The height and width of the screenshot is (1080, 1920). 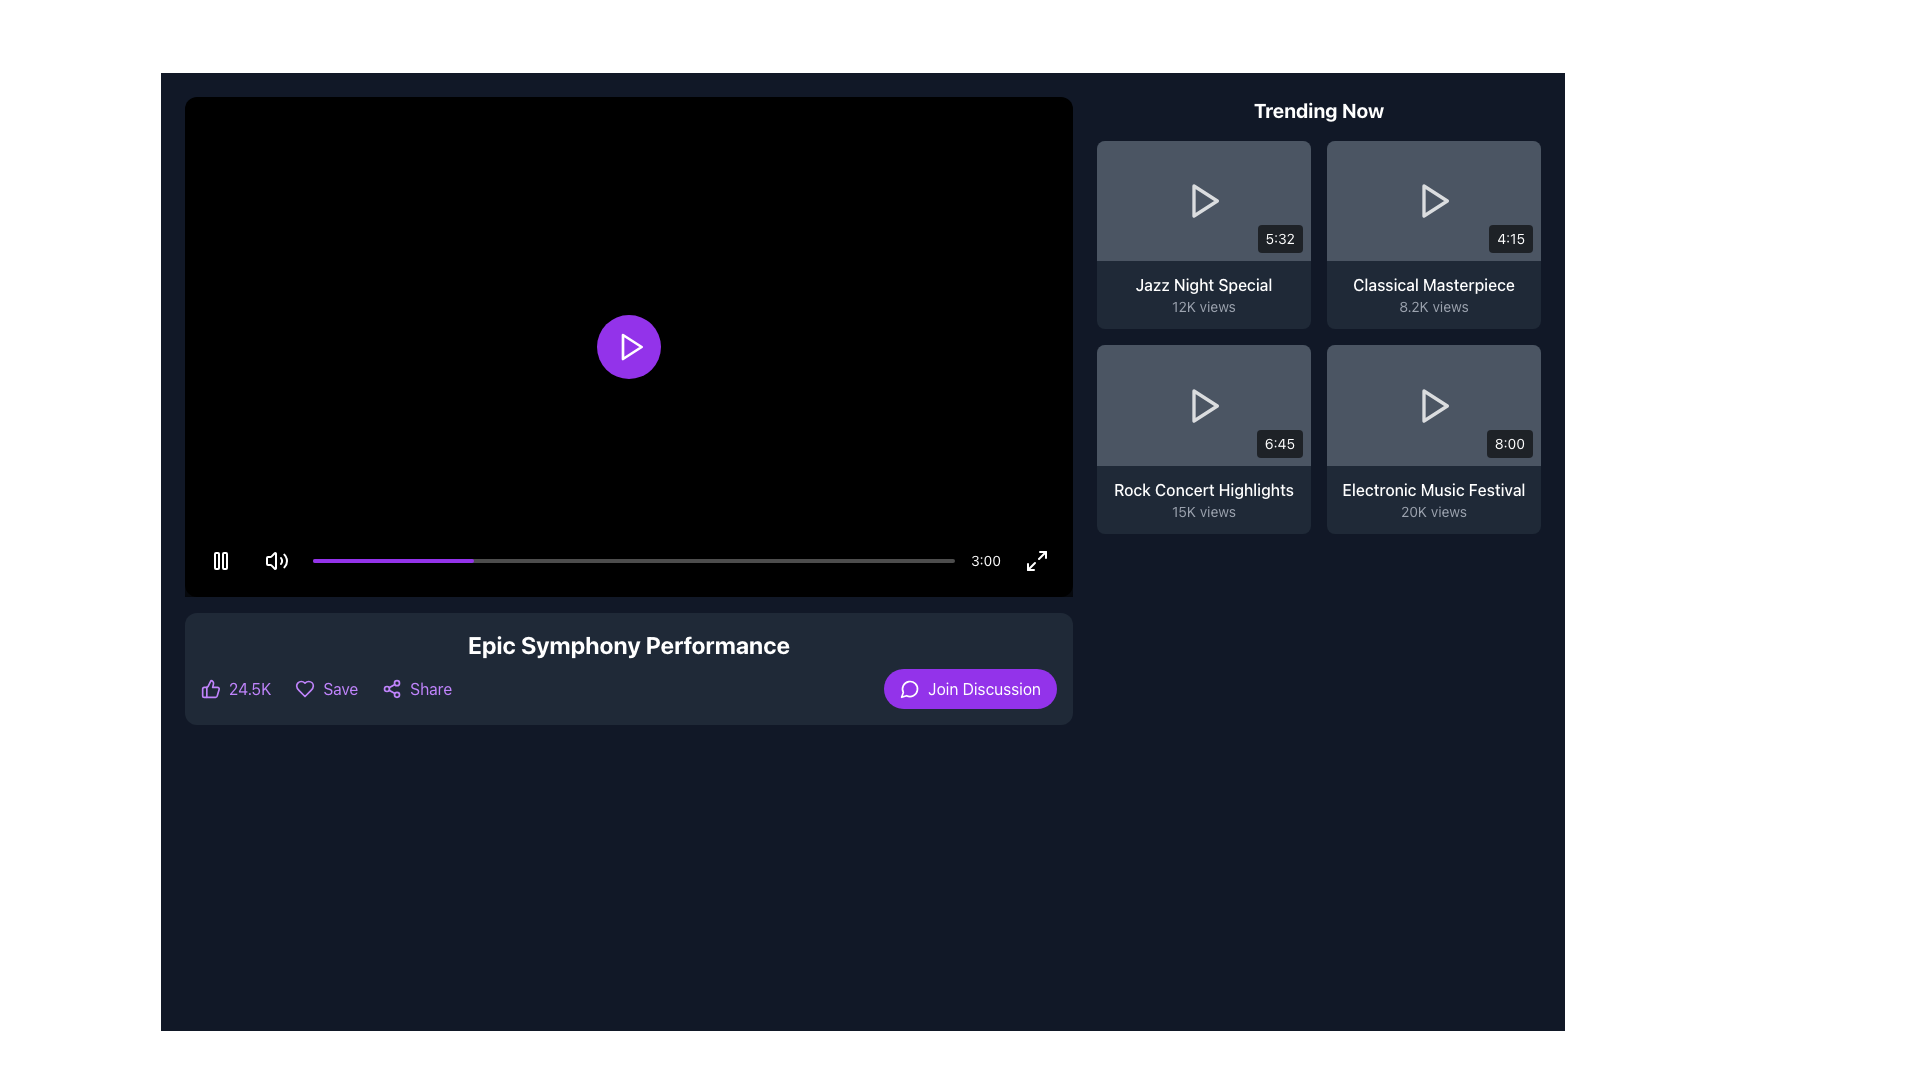 What do you see at coordinates (1203, 285) in the screenshot?
I see `the text label displaying 'Jazz Night Special' in the top-right section of the interface to interact with the associated video` at bounding box center [1203, 285].